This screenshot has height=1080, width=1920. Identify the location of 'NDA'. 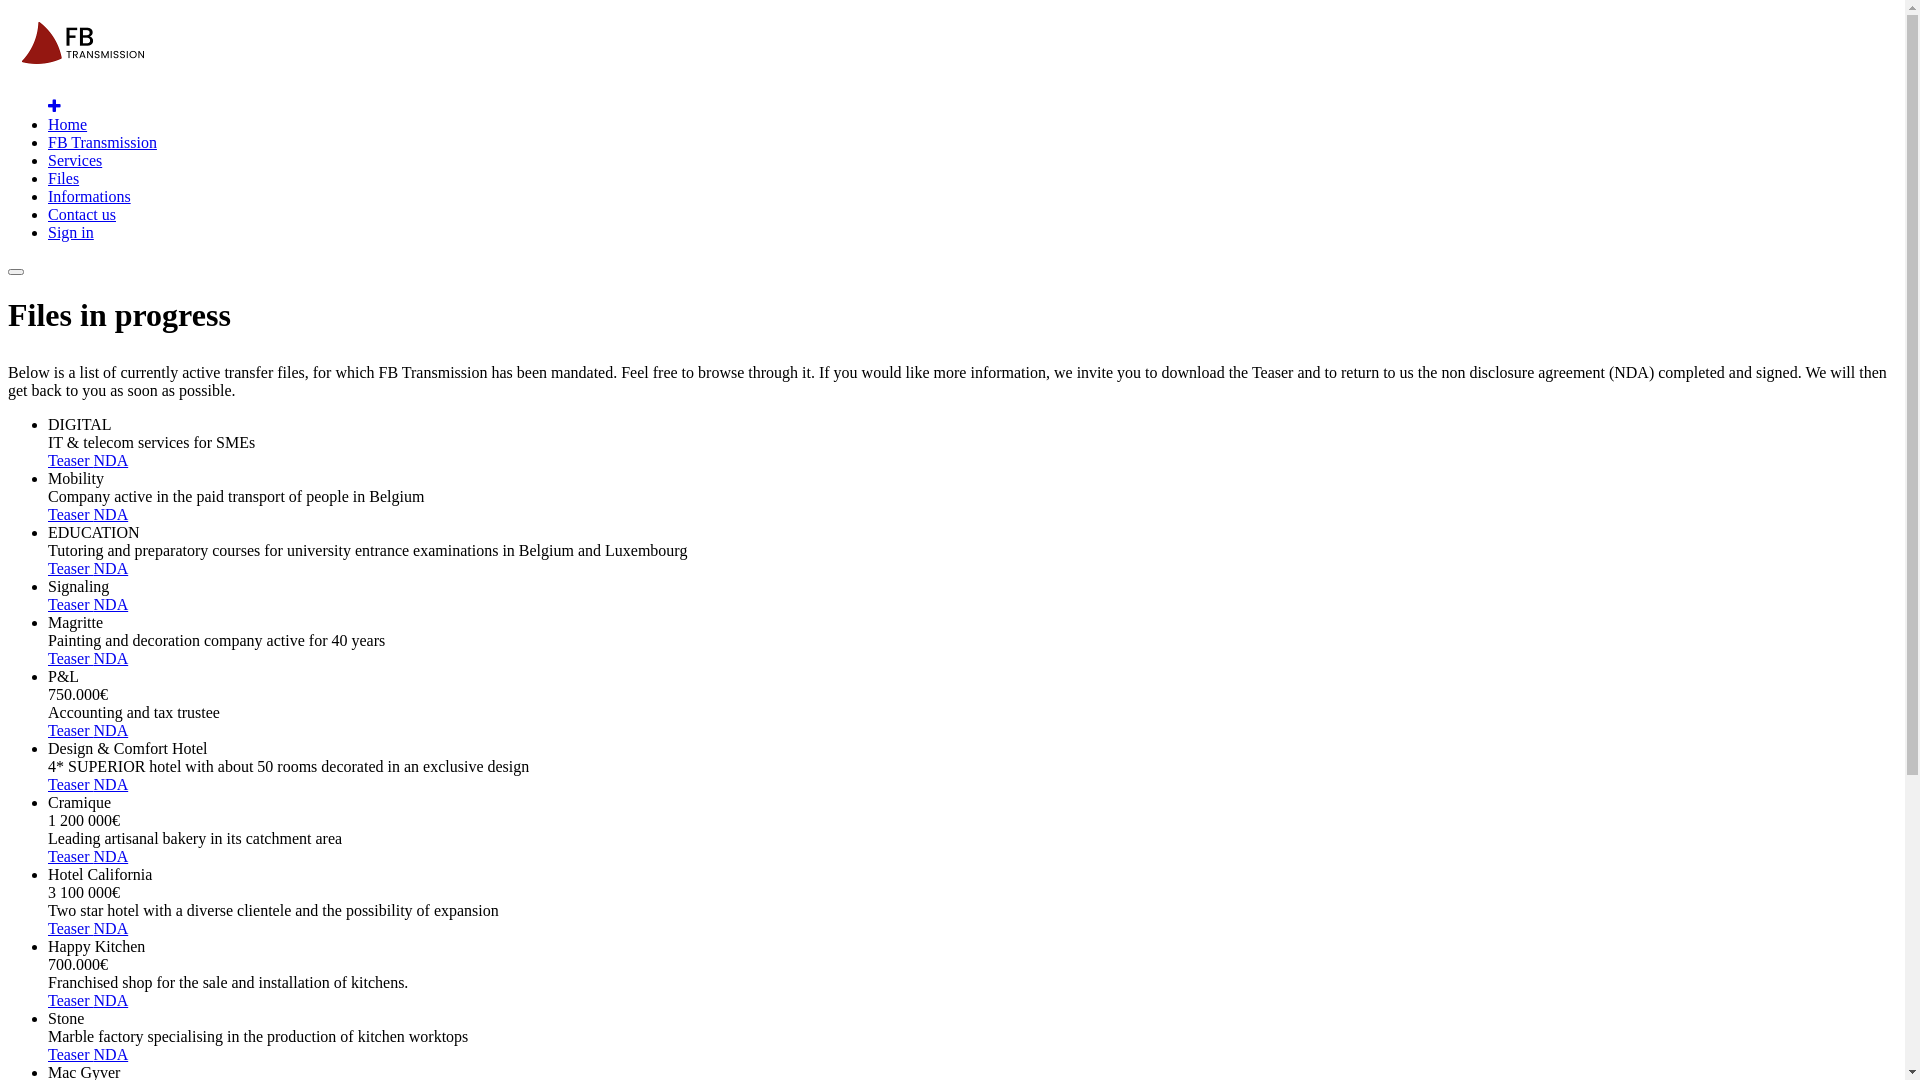
(110, 568).